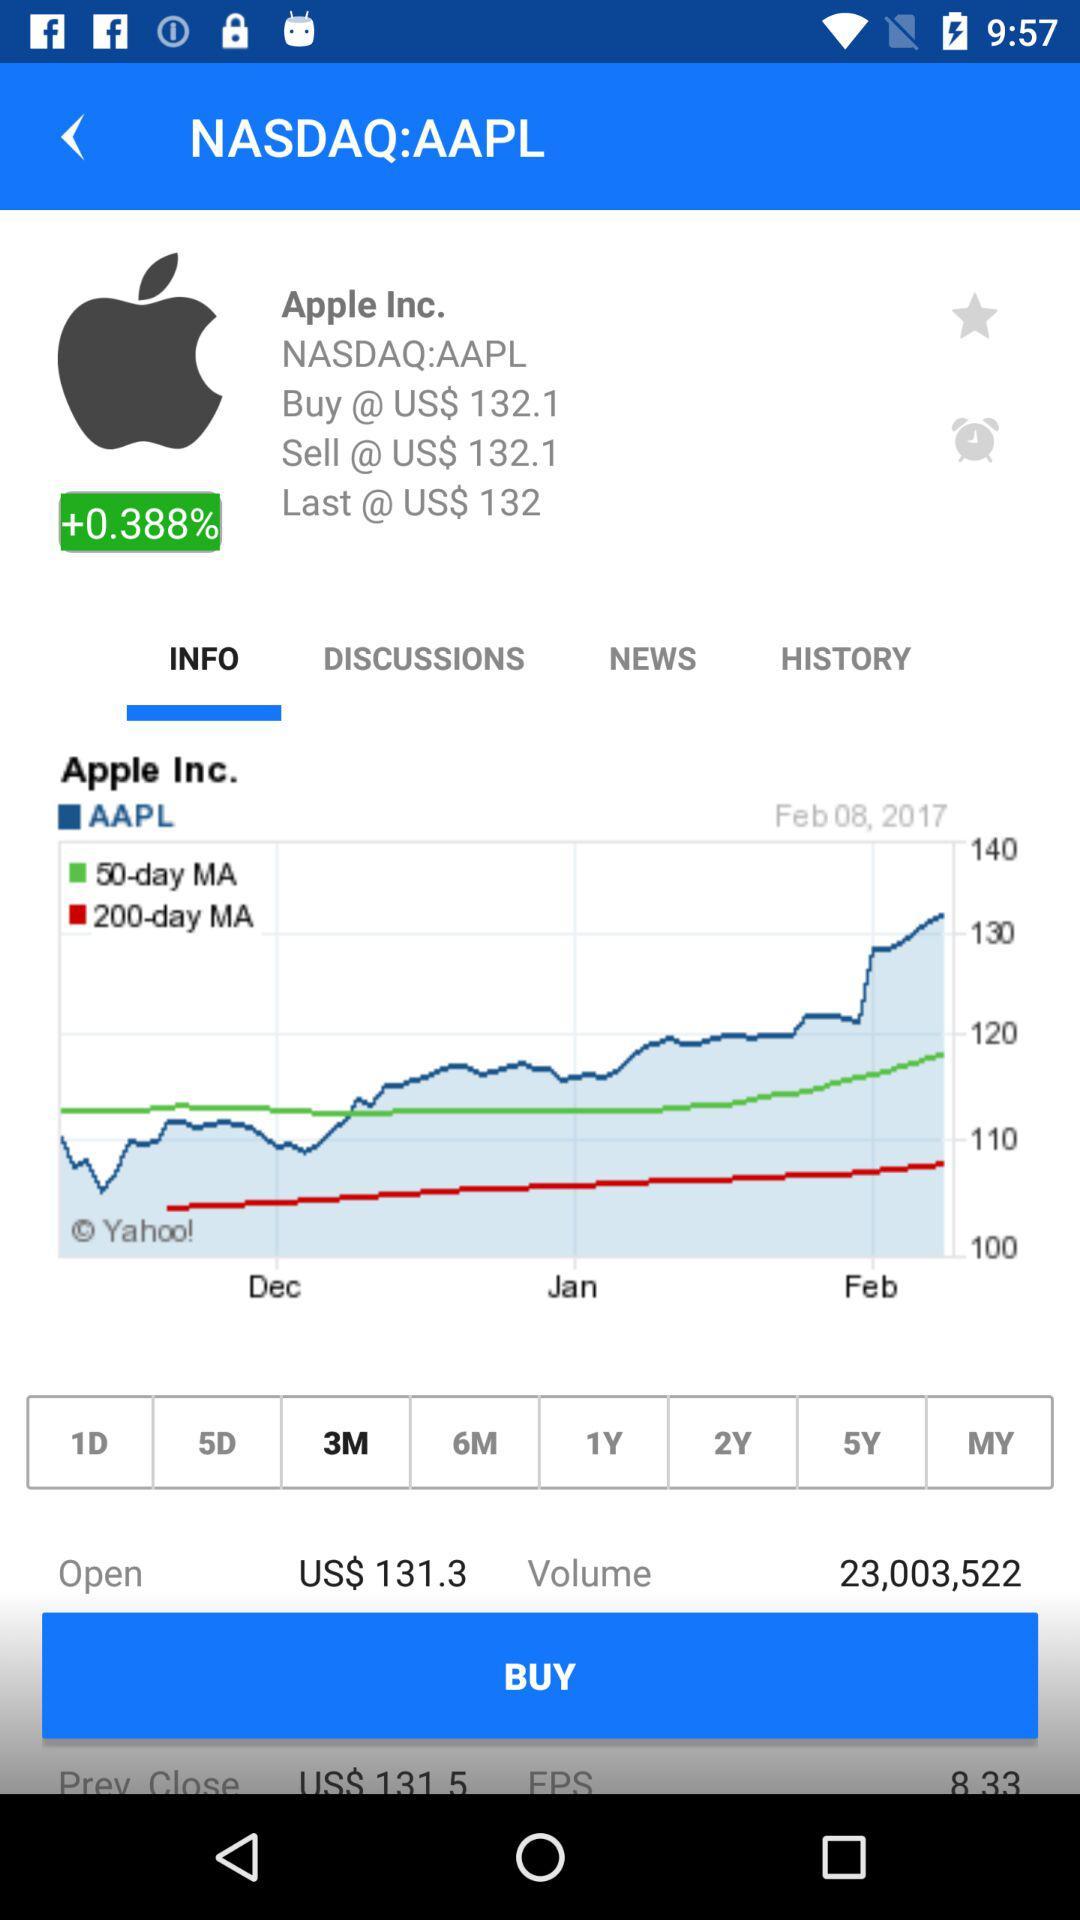  I want to click on 1y item, so click(602, 1442).